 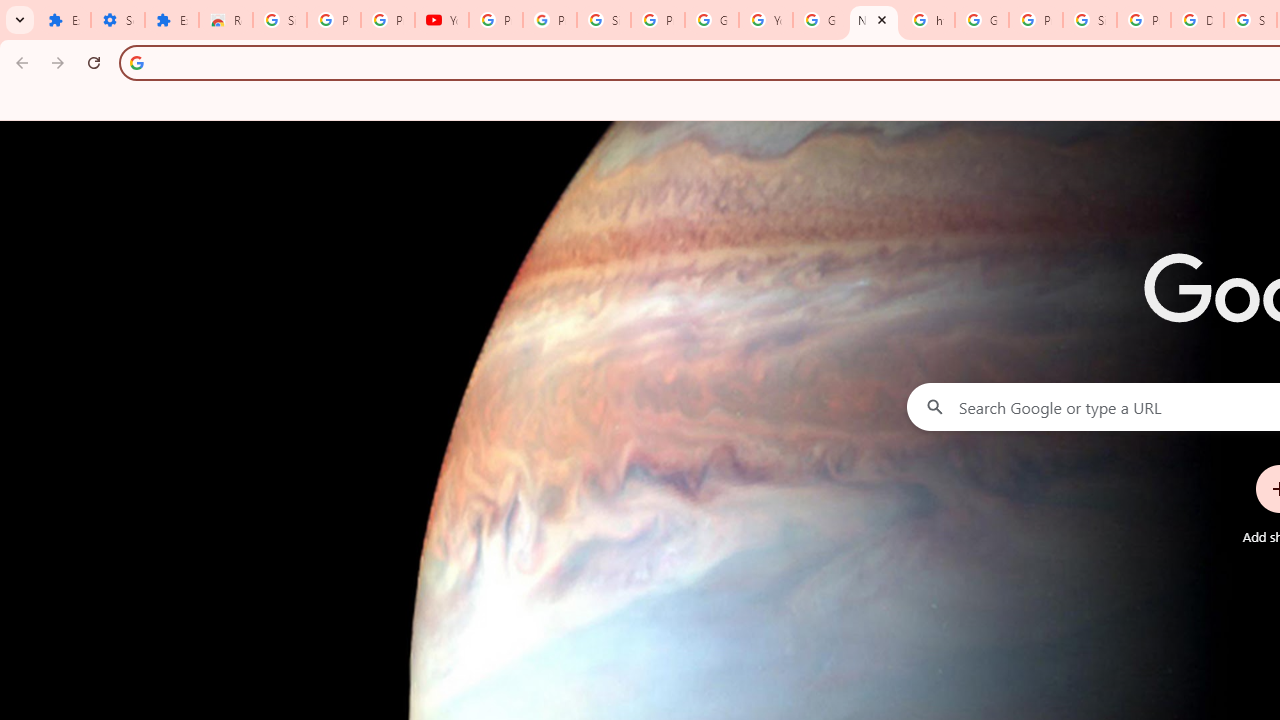 What do you see at coordinates (874, 20) in the screenshot?
I see `'New Tab'` at bounding box center [874, 20].